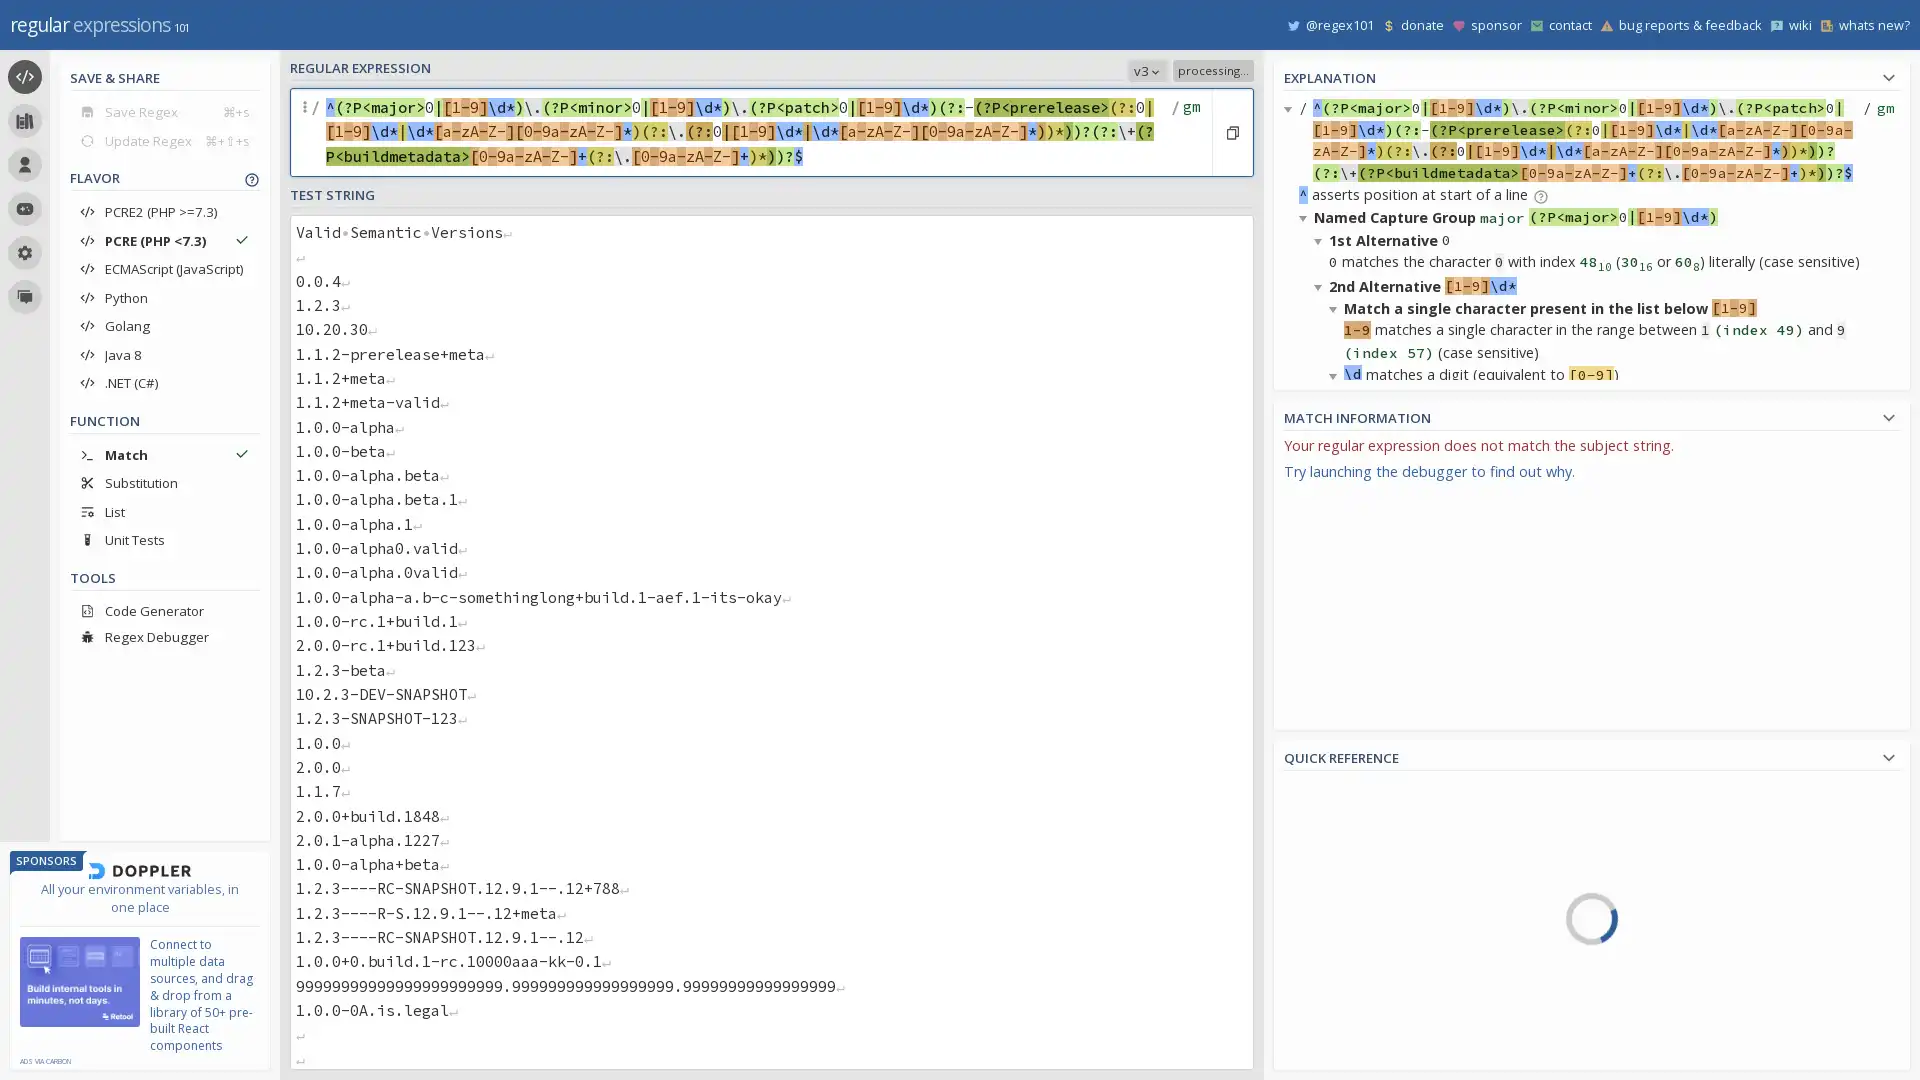 The width and height of the screenshot is (1920, 1080). I want to click on Match, so click(164, 454).